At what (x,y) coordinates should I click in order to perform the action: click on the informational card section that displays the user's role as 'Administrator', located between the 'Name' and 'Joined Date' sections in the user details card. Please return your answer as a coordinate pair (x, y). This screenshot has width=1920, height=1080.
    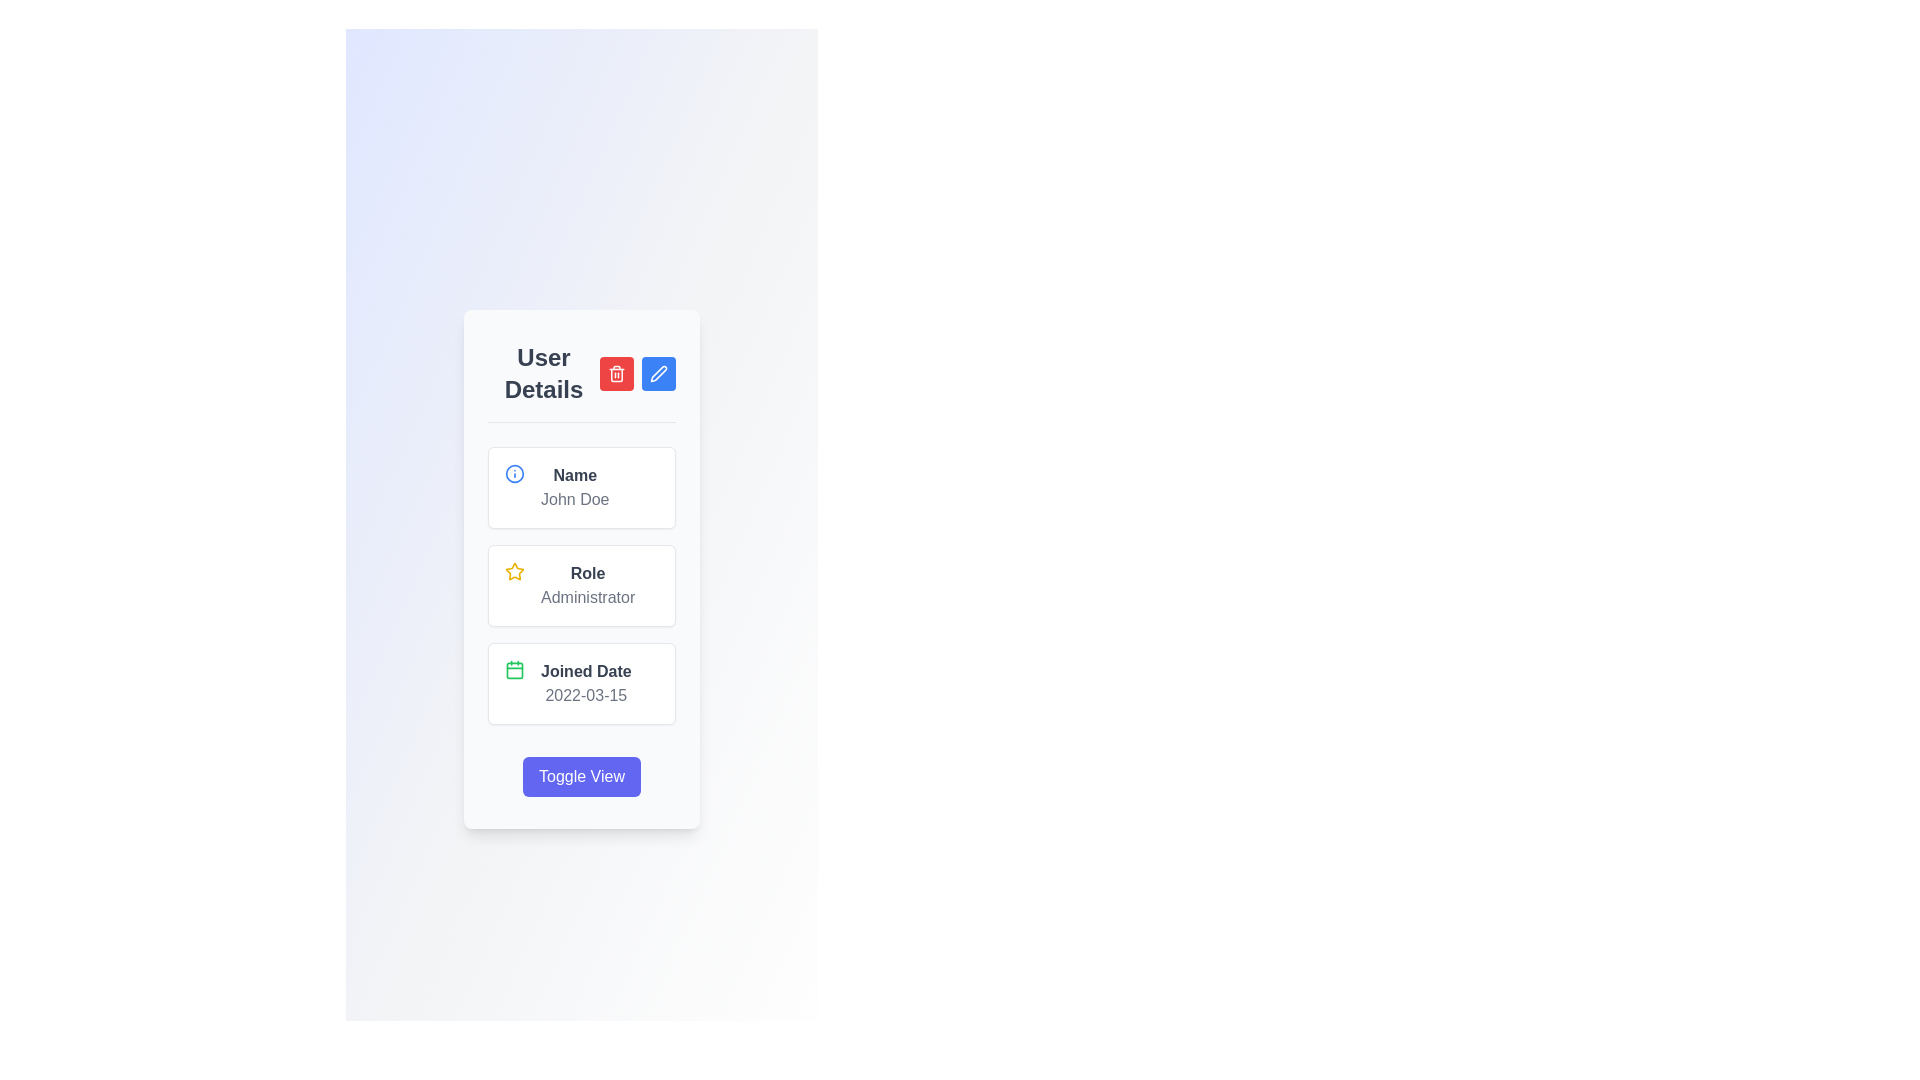
    Looking at the image, I should click on (580, 585).